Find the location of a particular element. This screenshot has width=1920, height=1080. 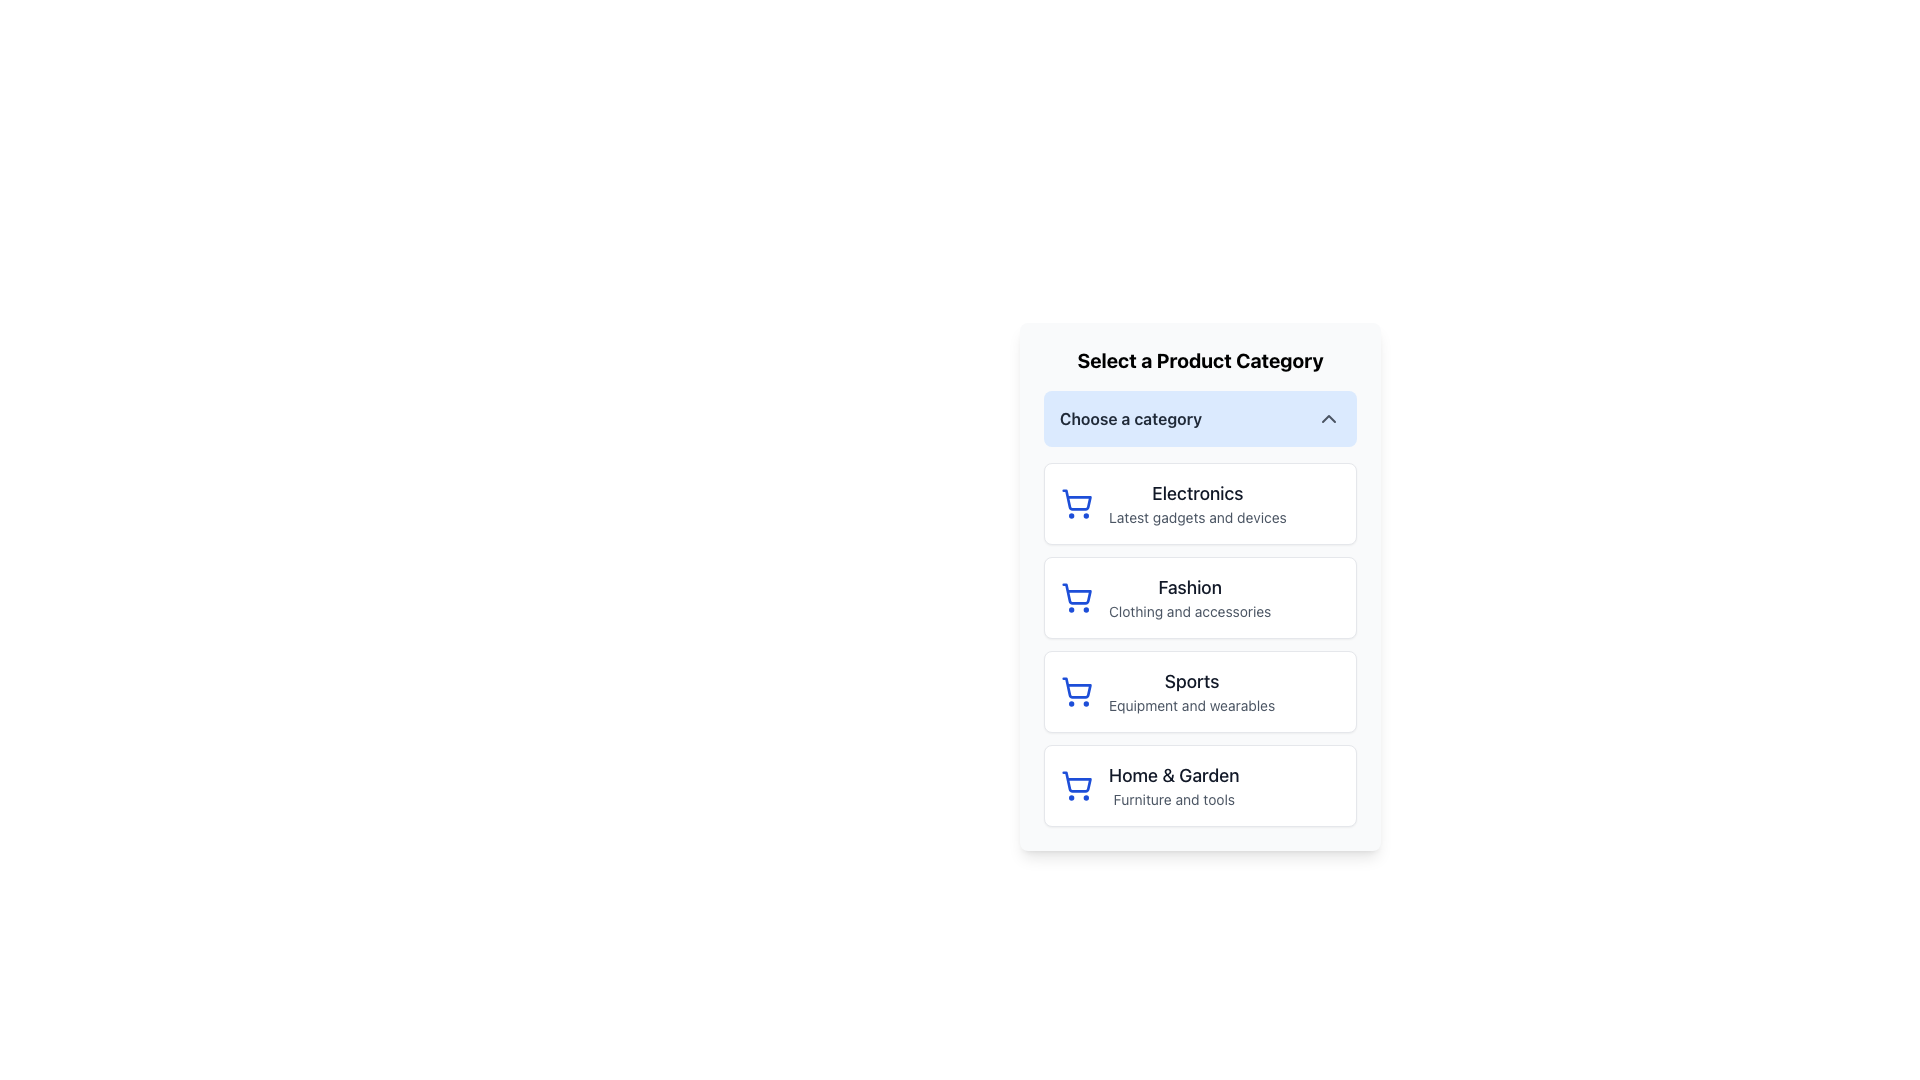

the 'Home & Garden' category option, which is a rectangular button-like element with a white background, rounded corners, and an icon resembling a shopping cart is located at coordinates (1200, 785).